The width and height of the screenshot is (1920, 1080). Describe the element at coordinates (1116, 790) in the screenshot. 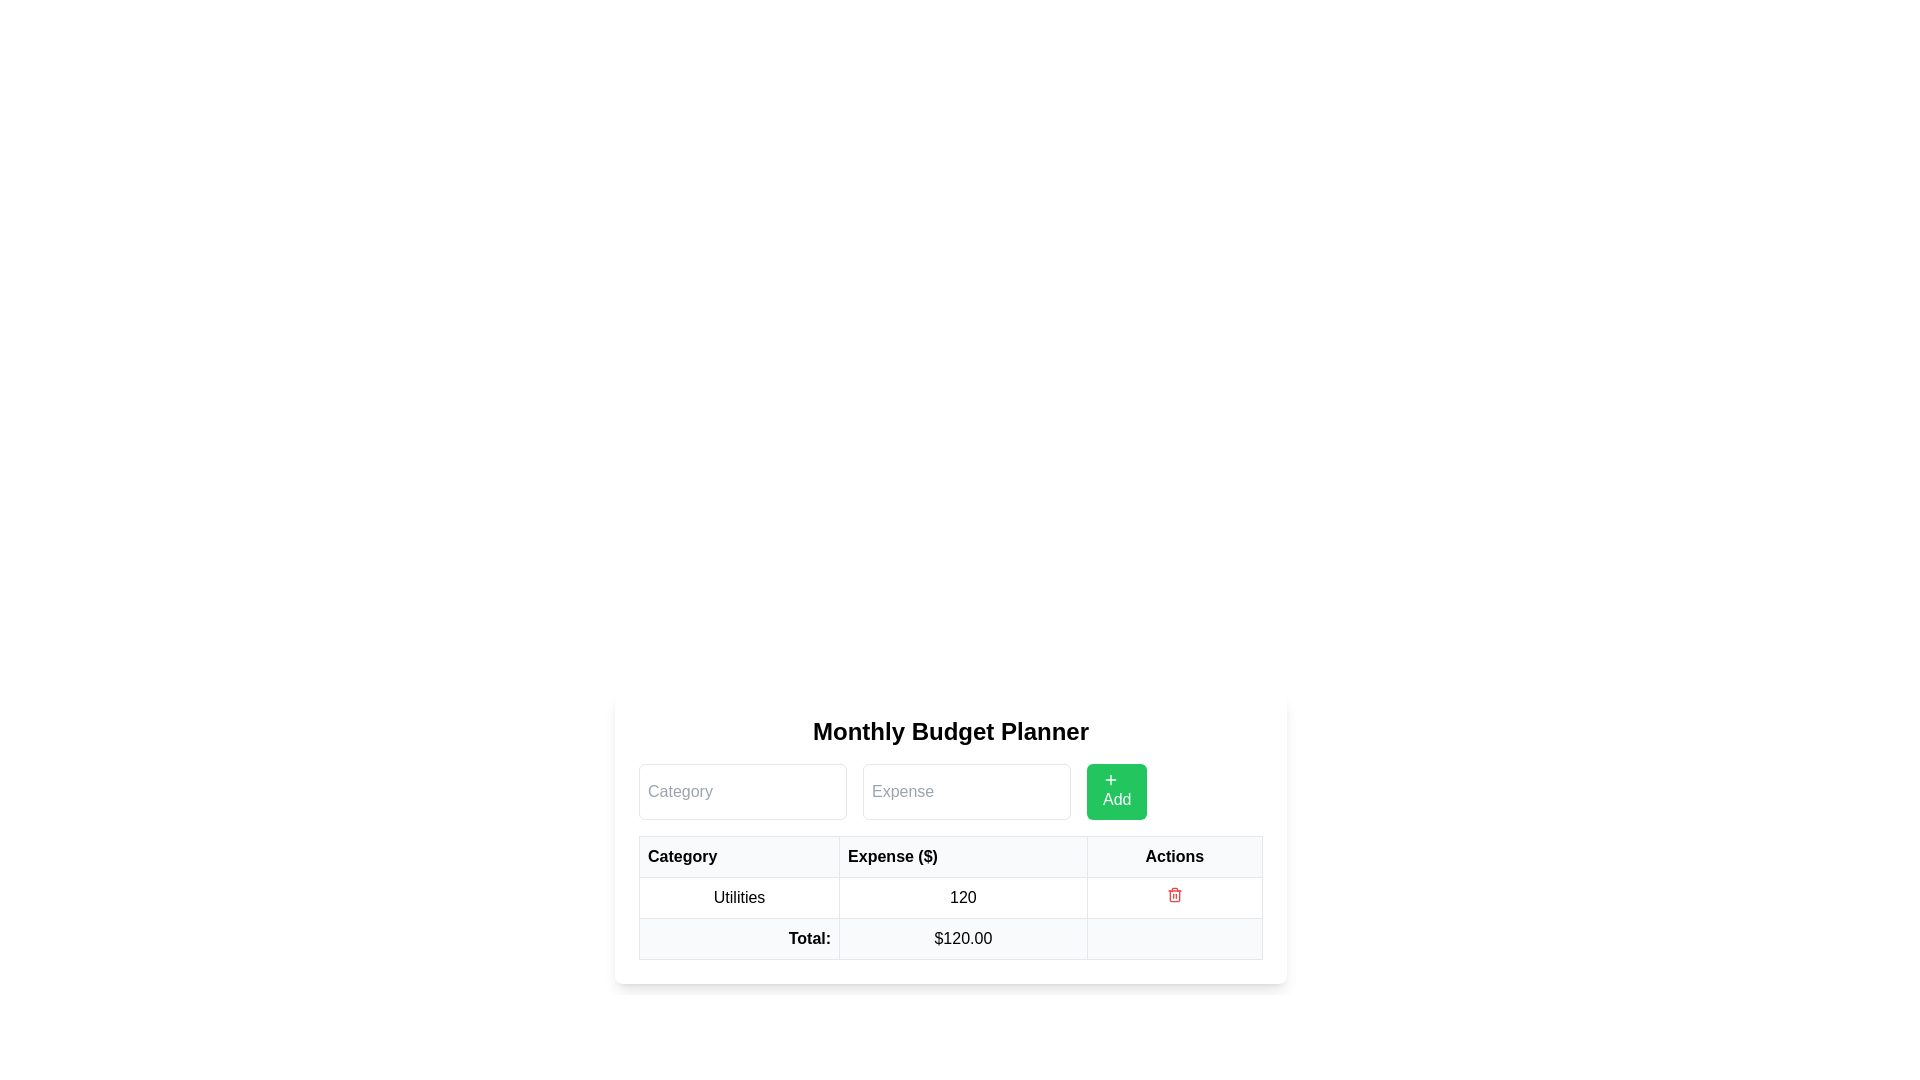

I see `the button that adds a new entry to the list of items displayed below, located in the top-right section of the form header above the grid table` at that location.